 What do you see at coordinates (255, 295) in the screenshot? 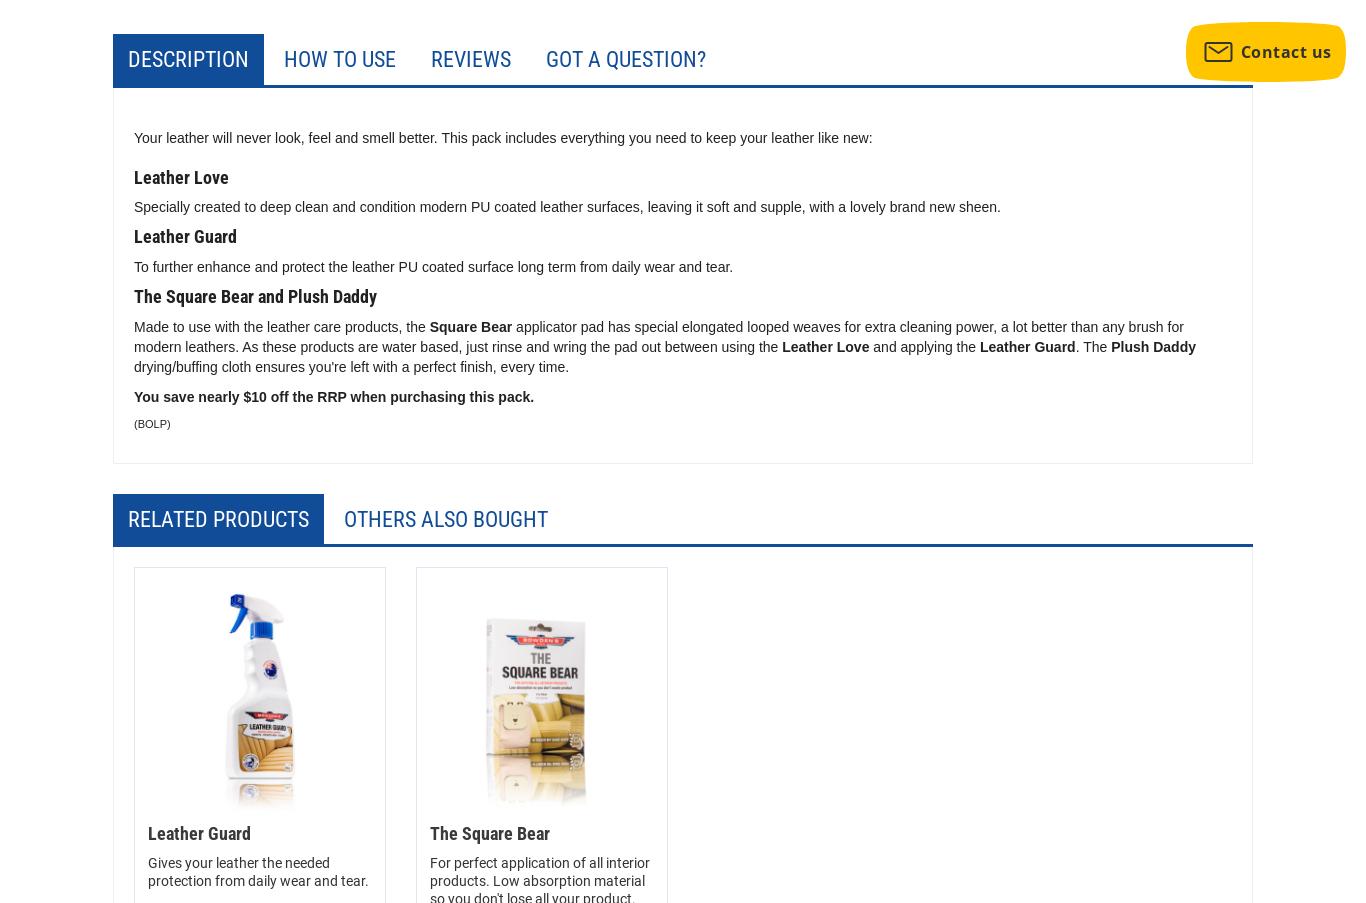
I see `'The Square Bear and Plush Daddy'` at bounding box center [255, 295].